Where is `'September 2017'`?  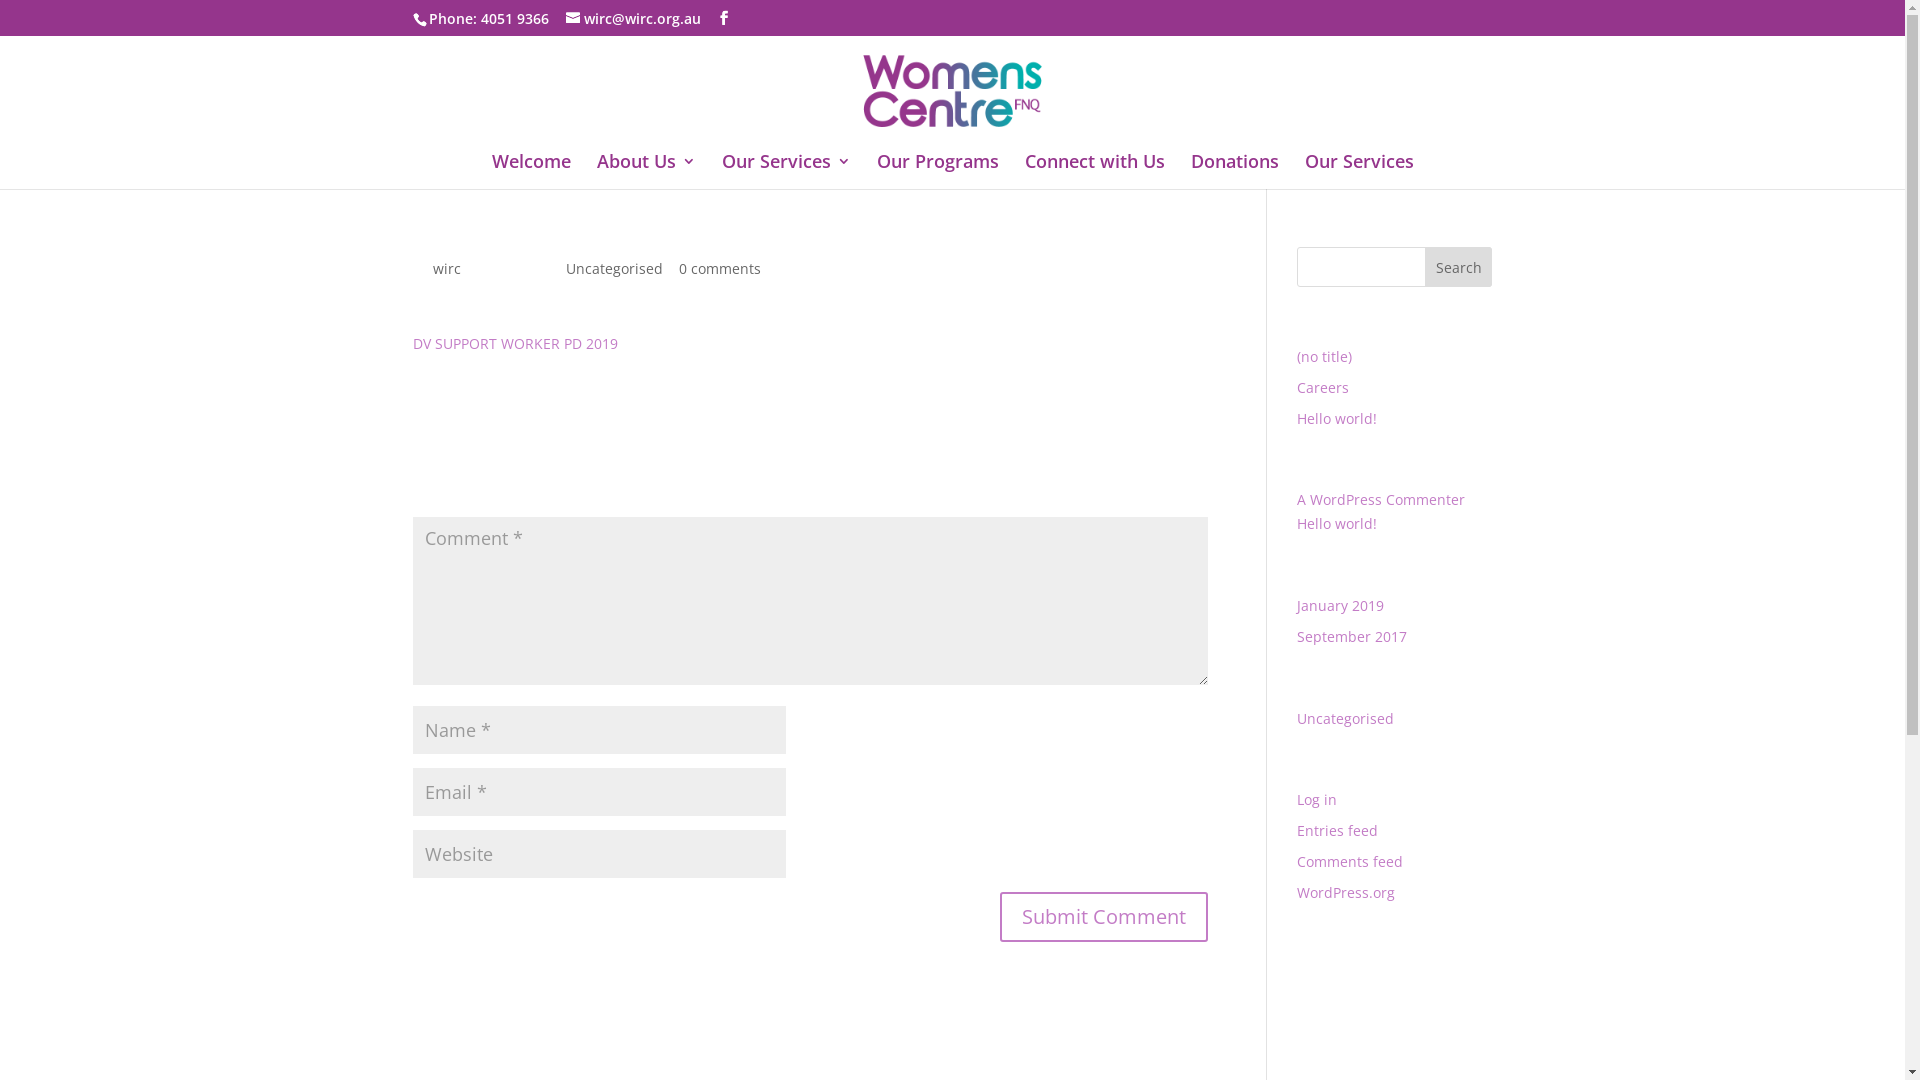 'September 2017' is located at coordinates (1296, 636).